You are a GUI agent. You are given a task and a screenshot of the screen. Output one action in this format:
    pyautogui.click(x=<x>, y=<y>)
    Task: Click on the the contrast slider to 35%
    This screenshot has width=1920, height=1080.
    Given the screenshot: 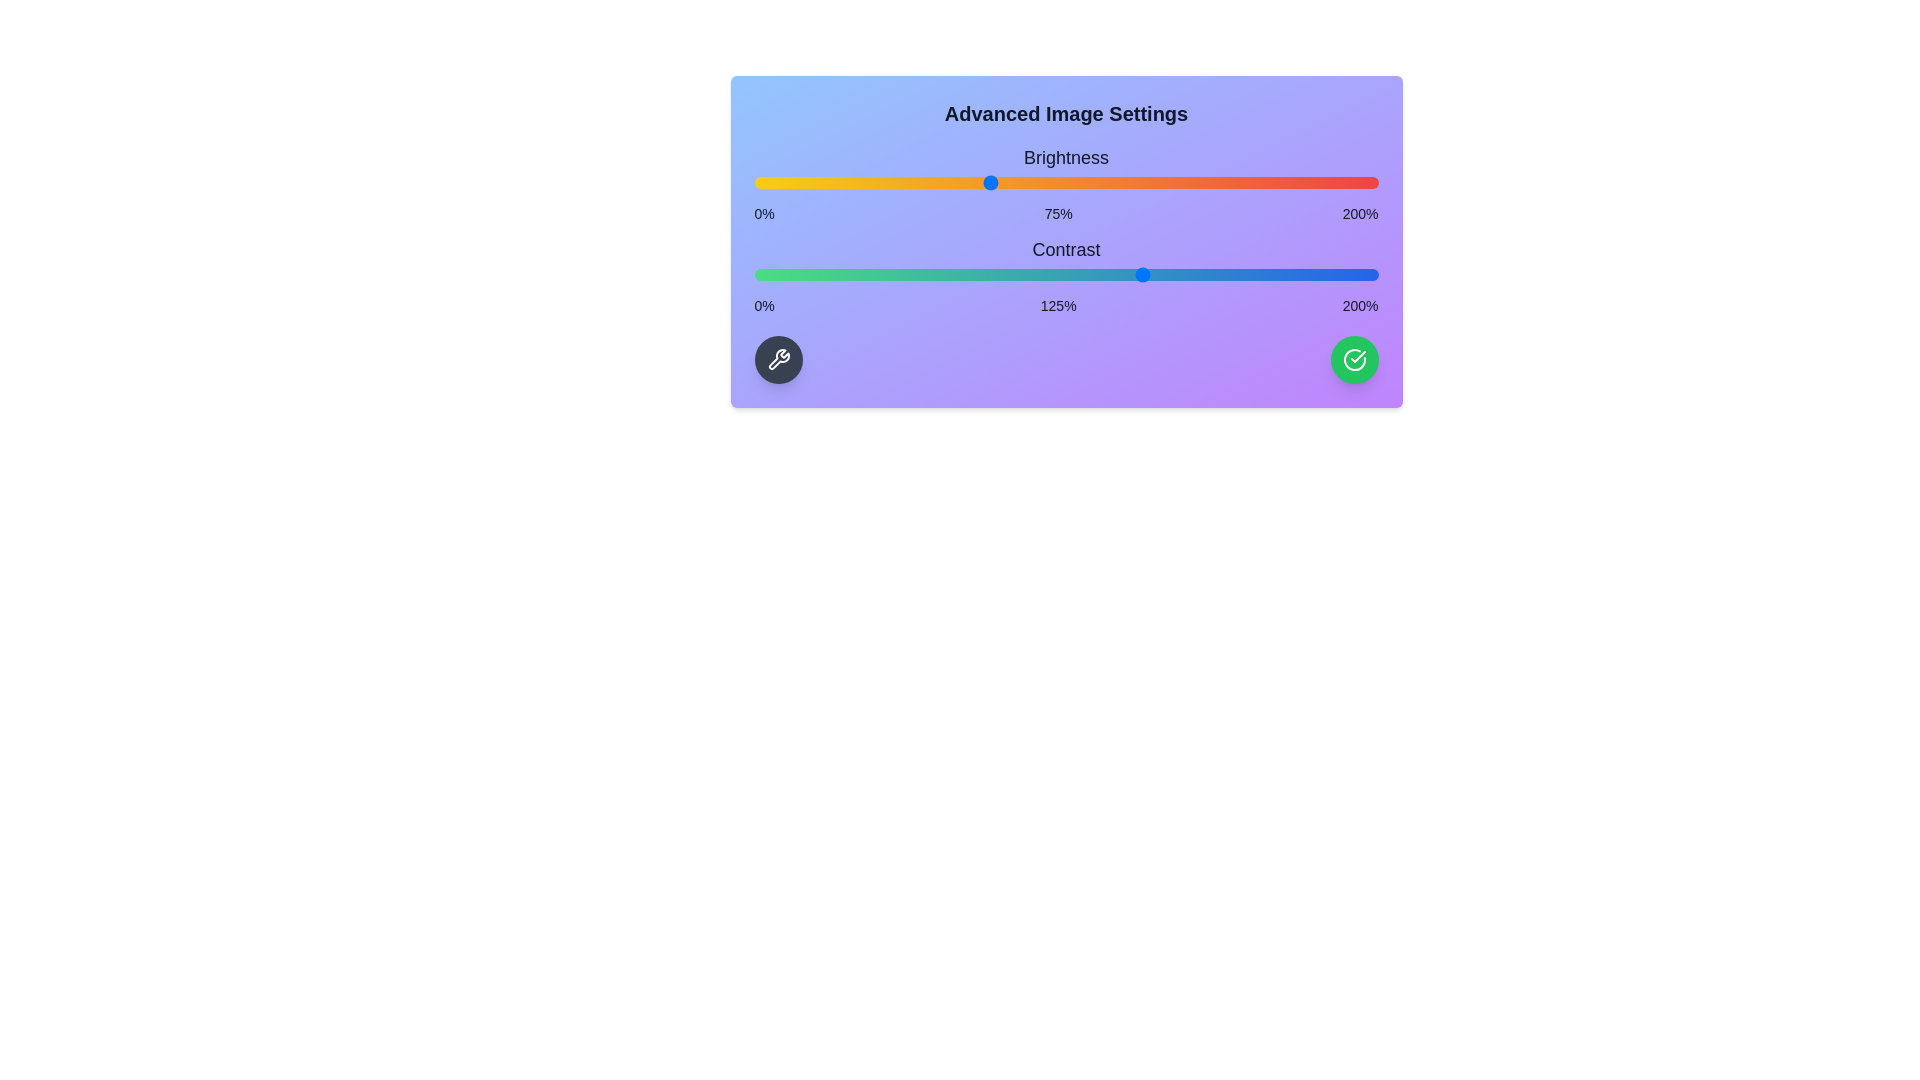 What is the action you would take?
    pyautogui.click(x=863, y=274)
    